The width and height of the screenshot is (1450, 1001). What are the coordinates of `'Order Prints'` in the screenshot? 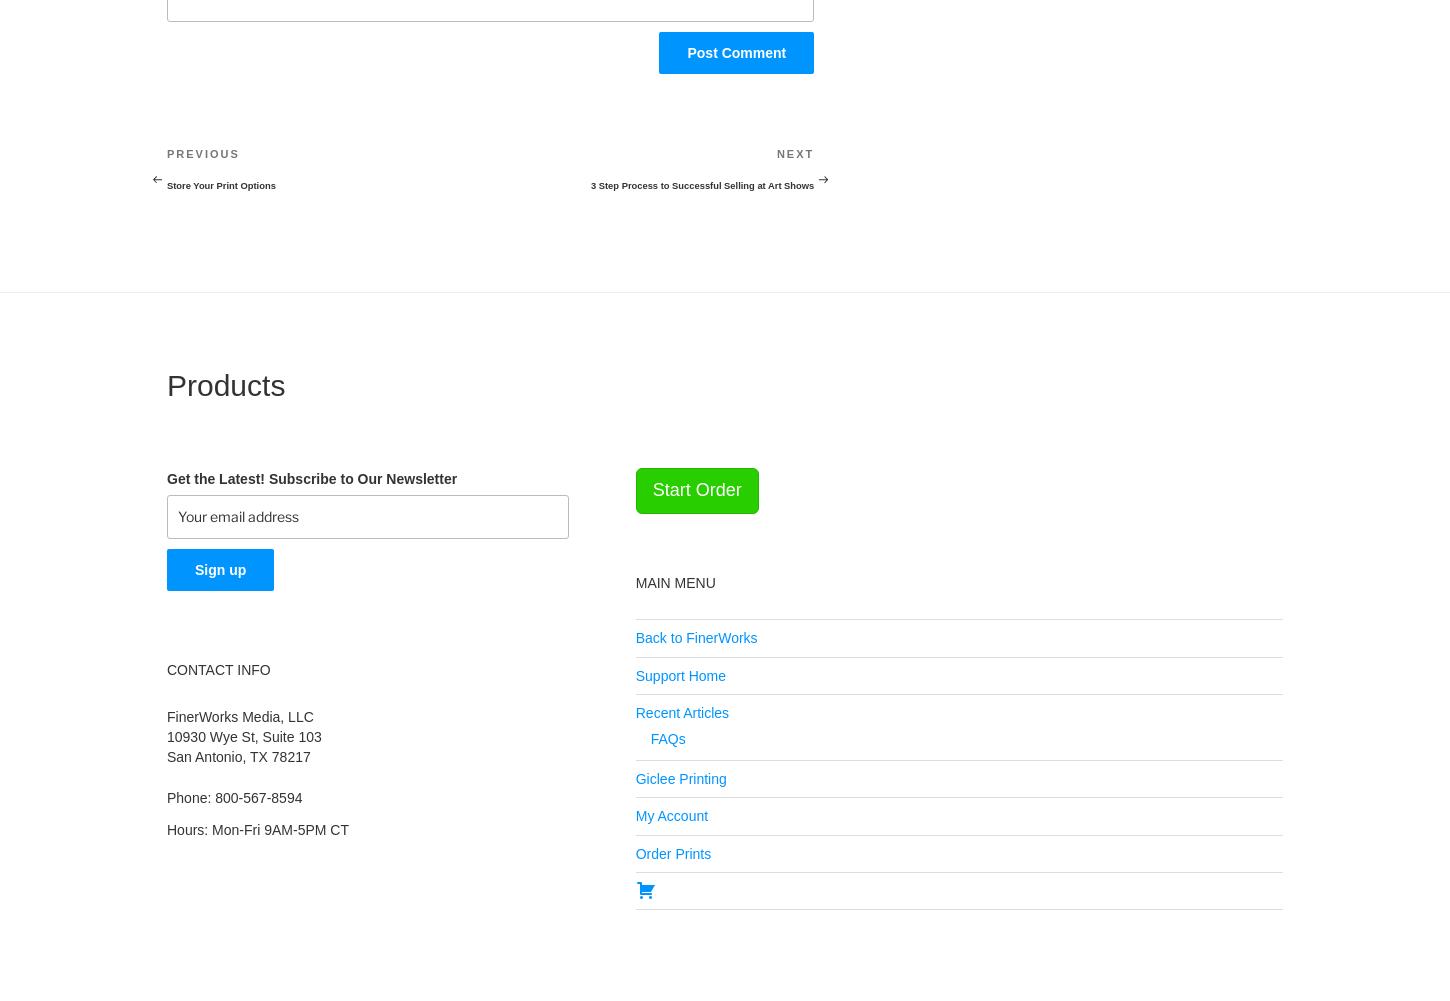 It's located at (633, 851).